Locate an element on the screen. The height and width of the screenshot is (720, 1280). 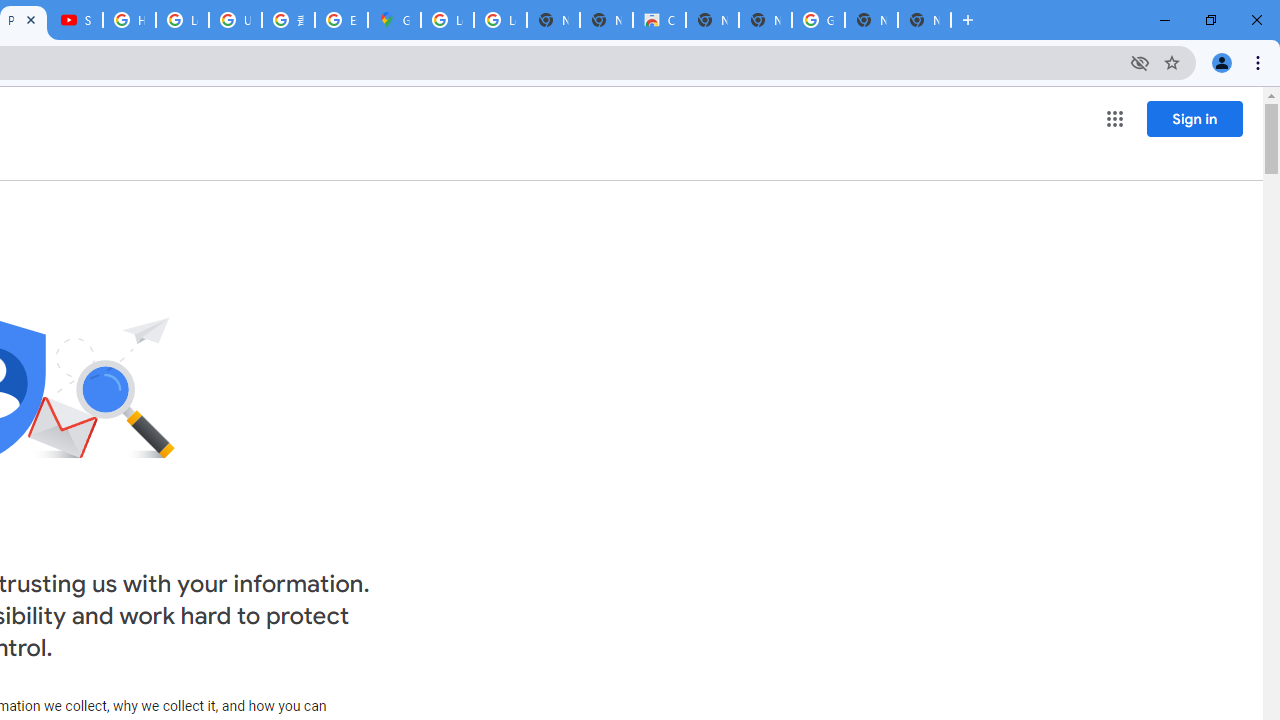
'Subscriptions - YouTube' is located at coordinates (76, 20).